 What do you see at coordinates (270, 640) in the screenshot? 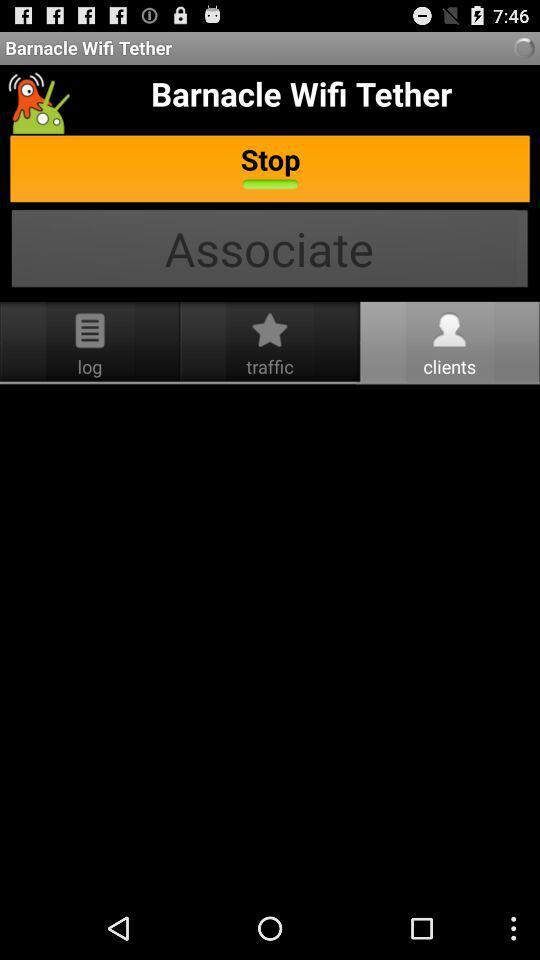
I see `empty page` at bounding box center [270, 640].